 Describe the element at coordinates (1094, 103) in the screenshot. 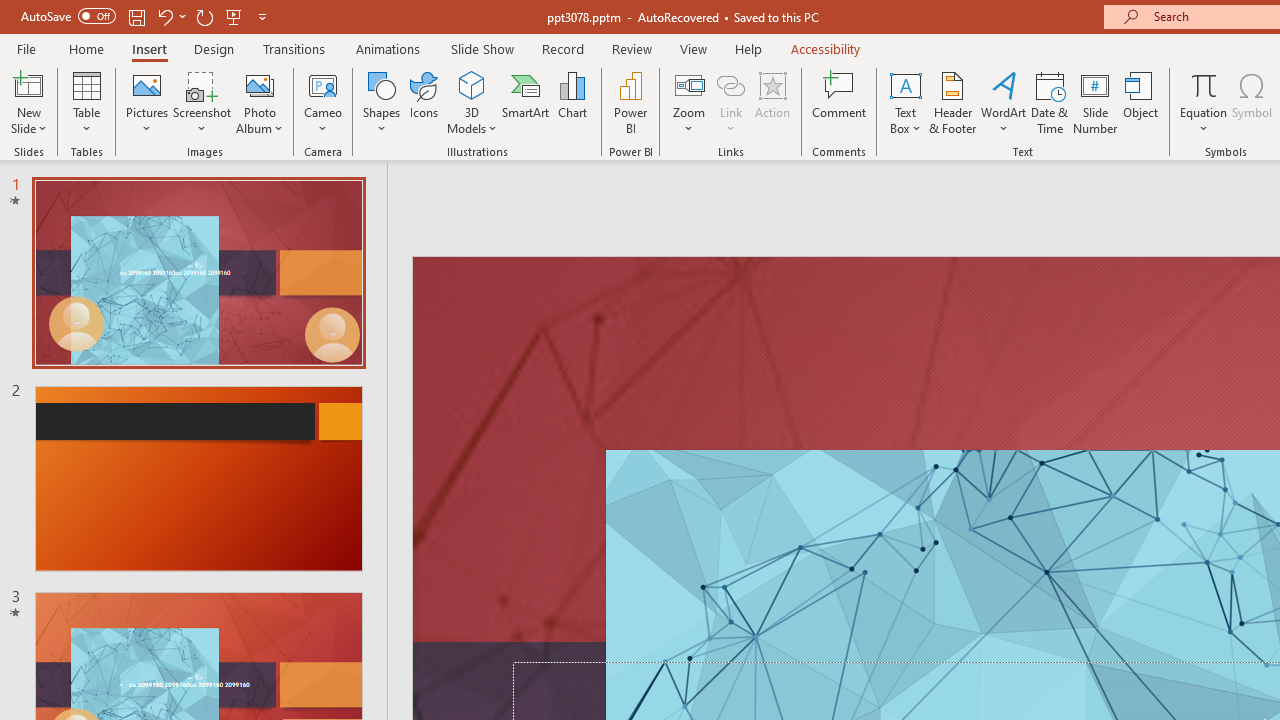

I see `'Slide Number'` at that location.